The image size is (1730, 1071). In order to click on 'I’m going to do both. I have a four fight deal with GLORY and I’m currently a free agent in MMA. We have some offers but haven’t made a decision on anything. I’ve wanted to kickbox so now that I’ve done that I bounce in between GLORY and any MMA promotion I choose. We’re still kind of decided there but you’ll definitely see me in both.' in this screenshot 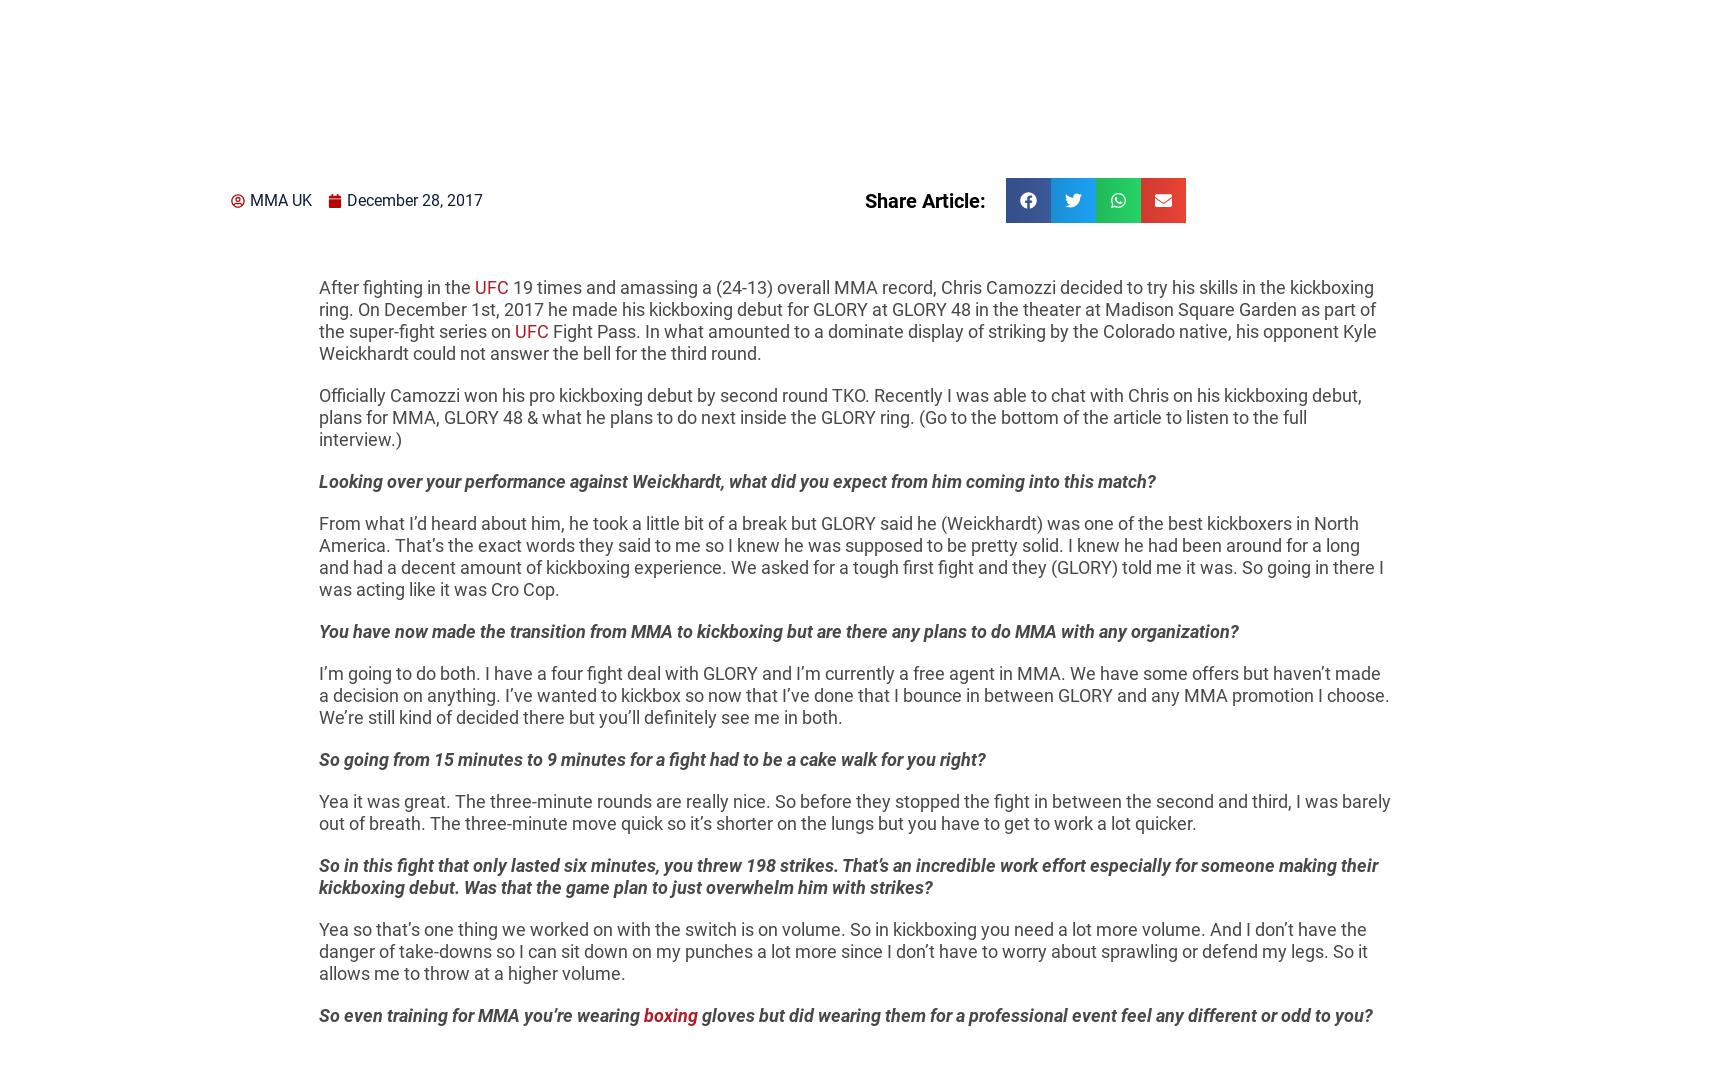, I will do `click(853, 695)`.